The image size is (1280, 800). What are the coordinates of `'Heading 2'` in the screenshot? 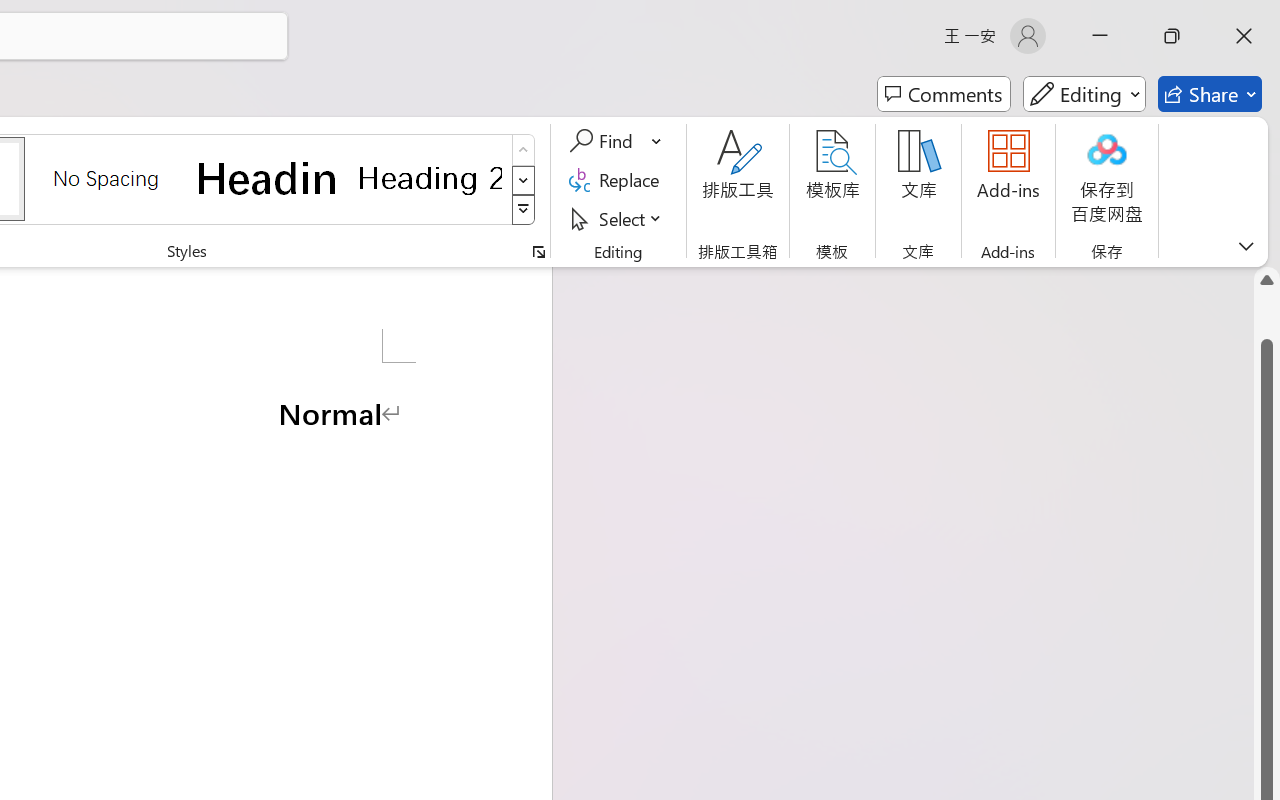 It's located at (429, 177).